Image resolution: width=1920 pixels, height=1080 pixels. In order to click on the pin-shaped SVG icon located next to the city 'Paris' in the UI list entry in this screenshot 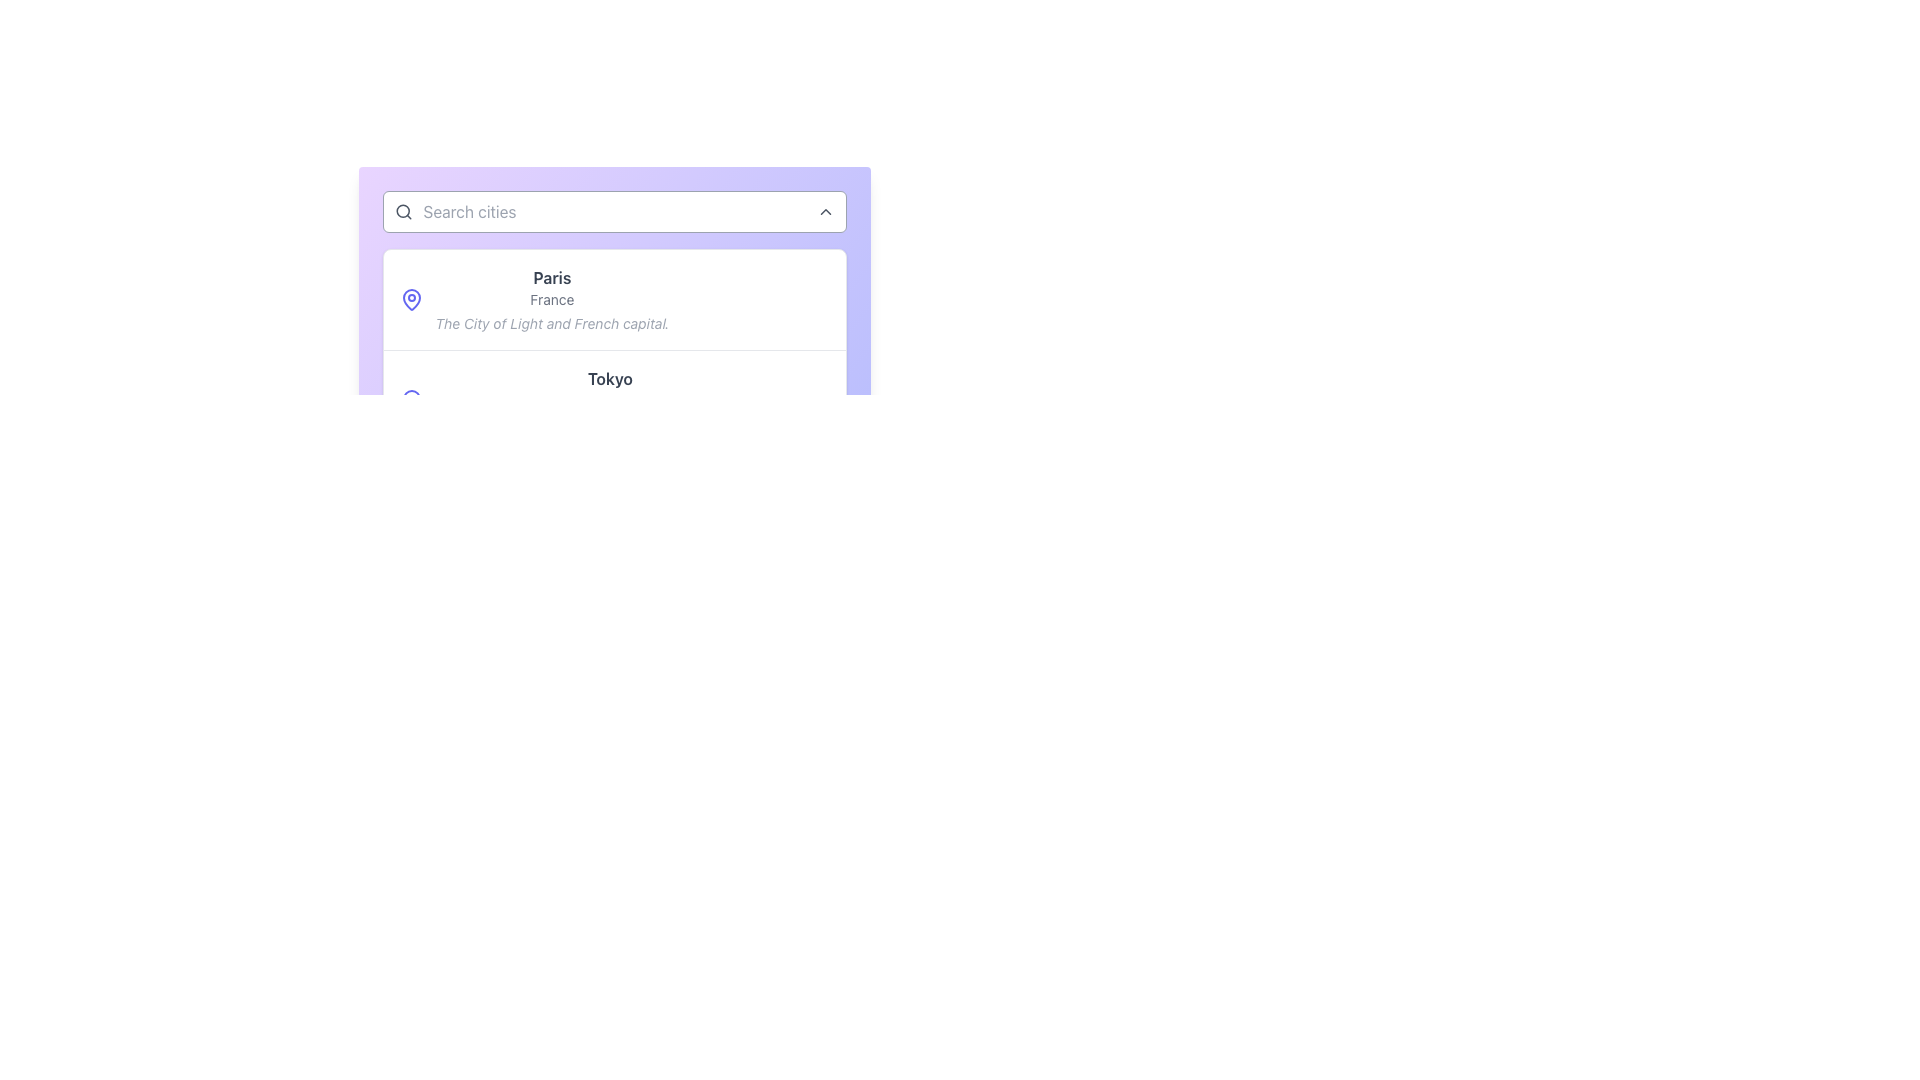, I will do `click(410, 401)`.